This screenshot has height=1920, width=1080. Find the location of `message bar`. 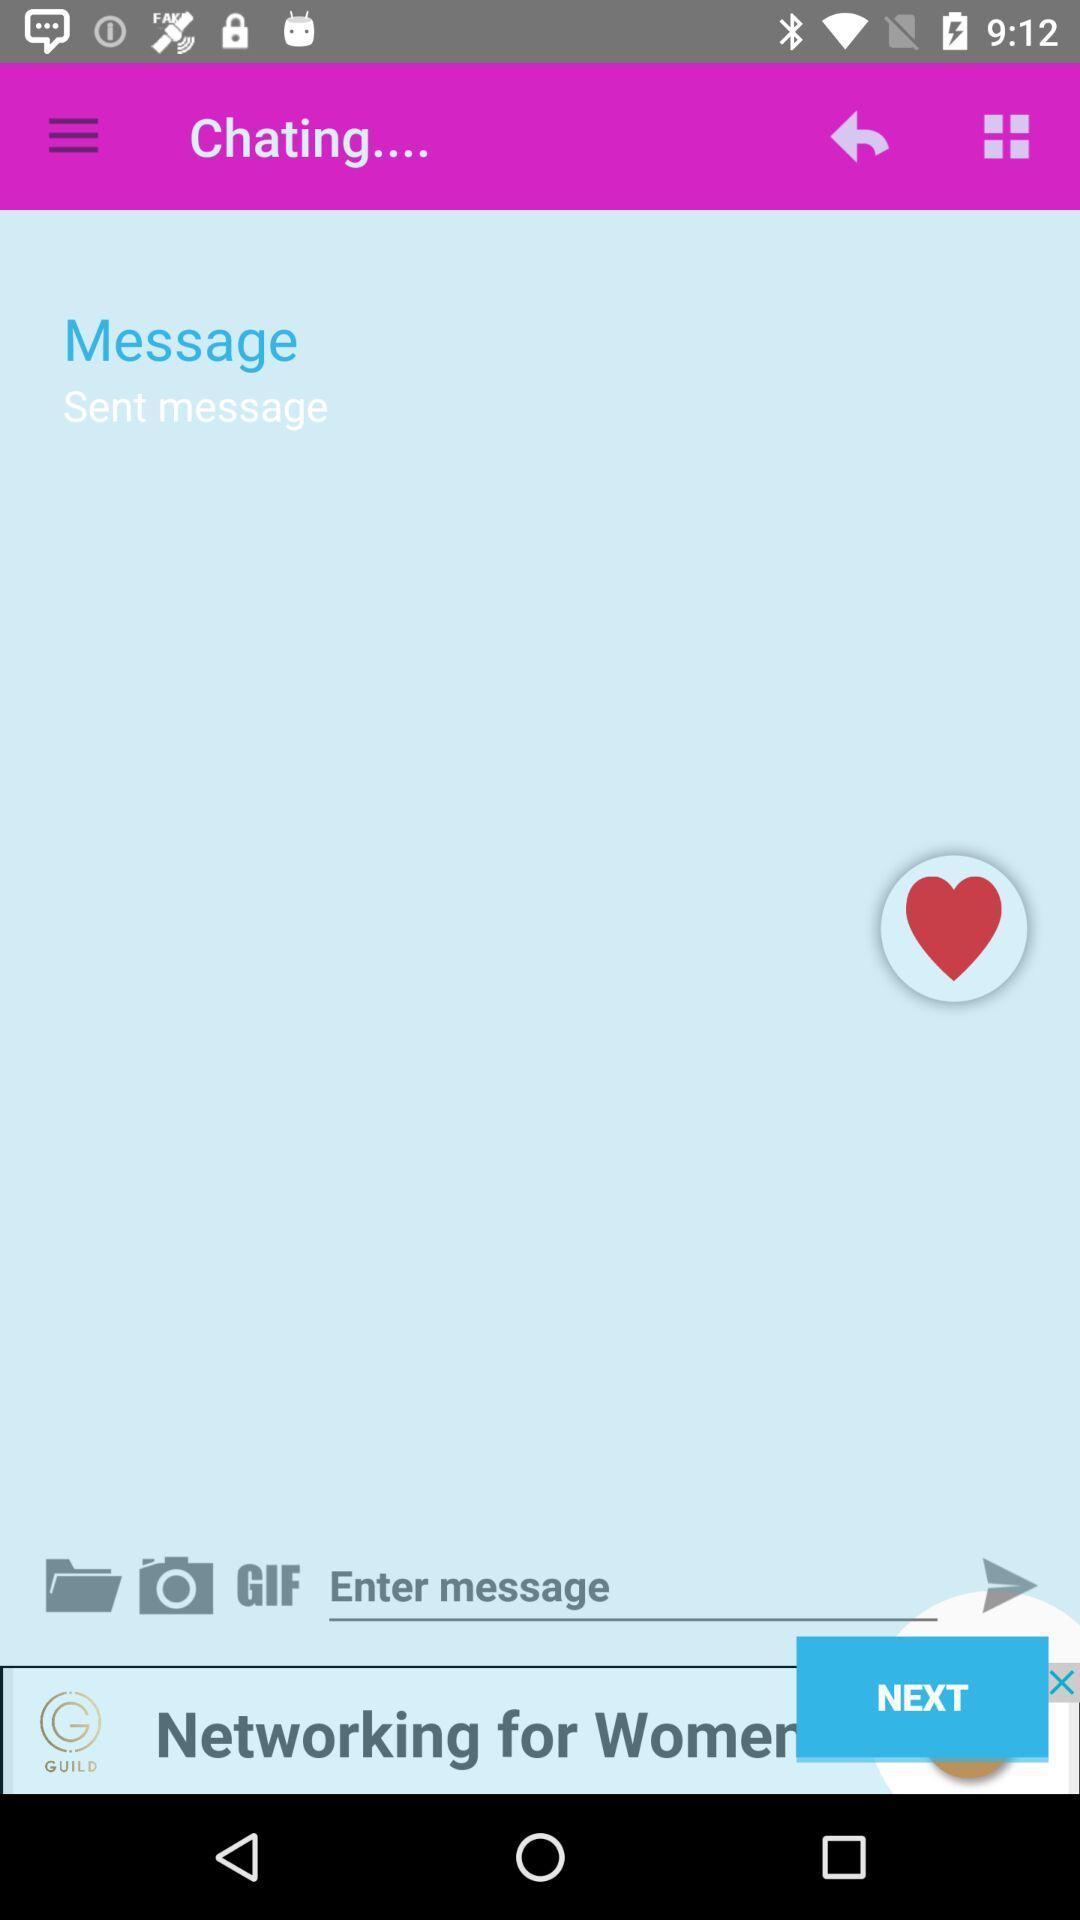

message bar is located at coordinates (633, 1584).